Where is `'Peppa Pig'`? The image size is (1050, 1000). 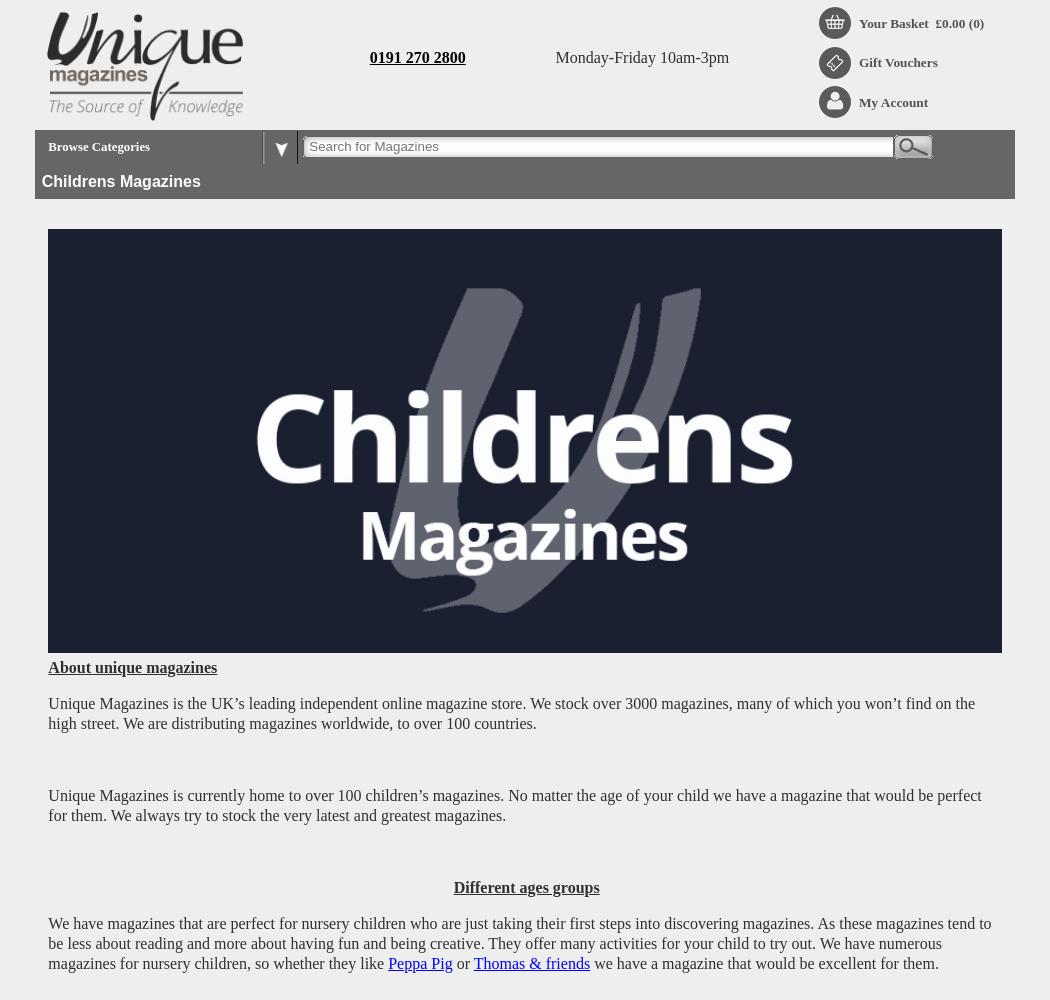 'Peppa Pig' is located at coordinates (387, 961).